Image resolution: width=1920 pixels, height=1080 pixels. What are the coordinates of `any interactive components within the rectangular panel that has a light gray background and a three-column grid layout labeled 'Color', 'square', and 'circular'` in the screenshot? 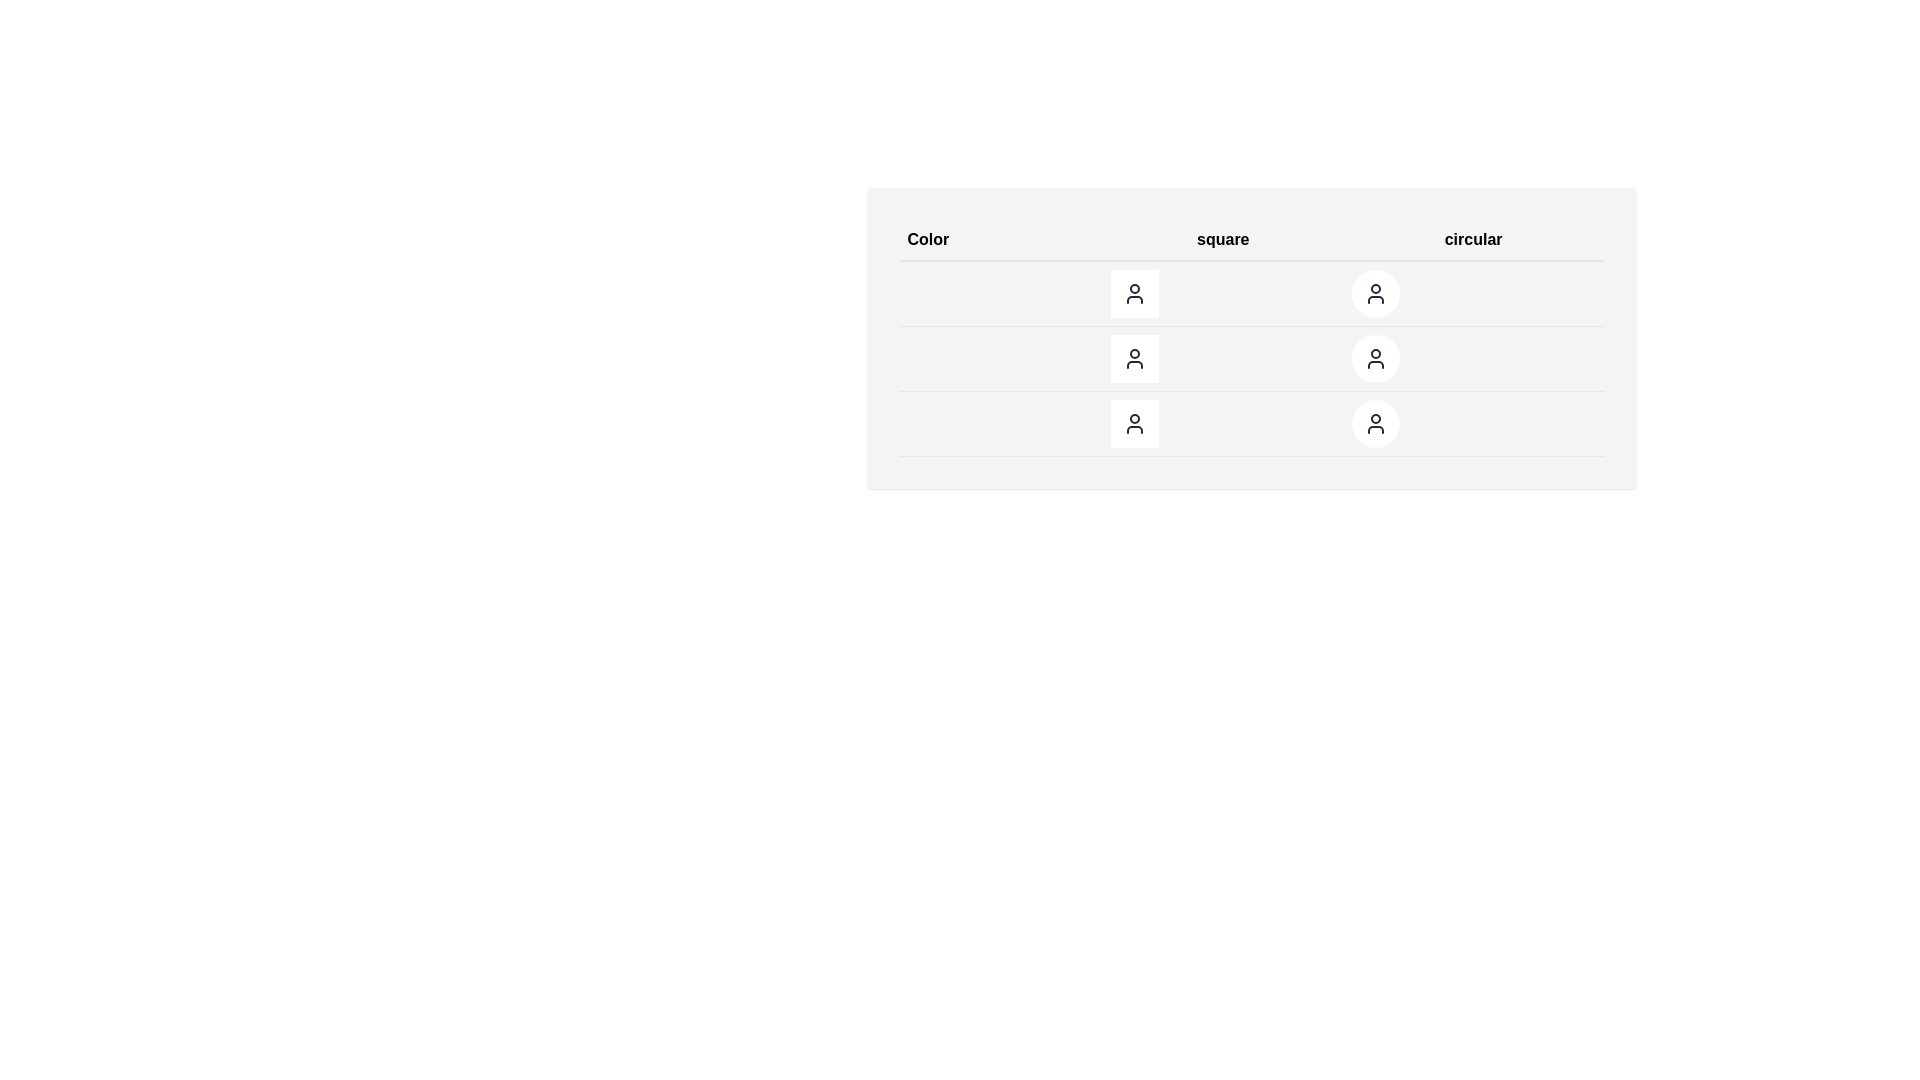 It's located at (1250, 337).